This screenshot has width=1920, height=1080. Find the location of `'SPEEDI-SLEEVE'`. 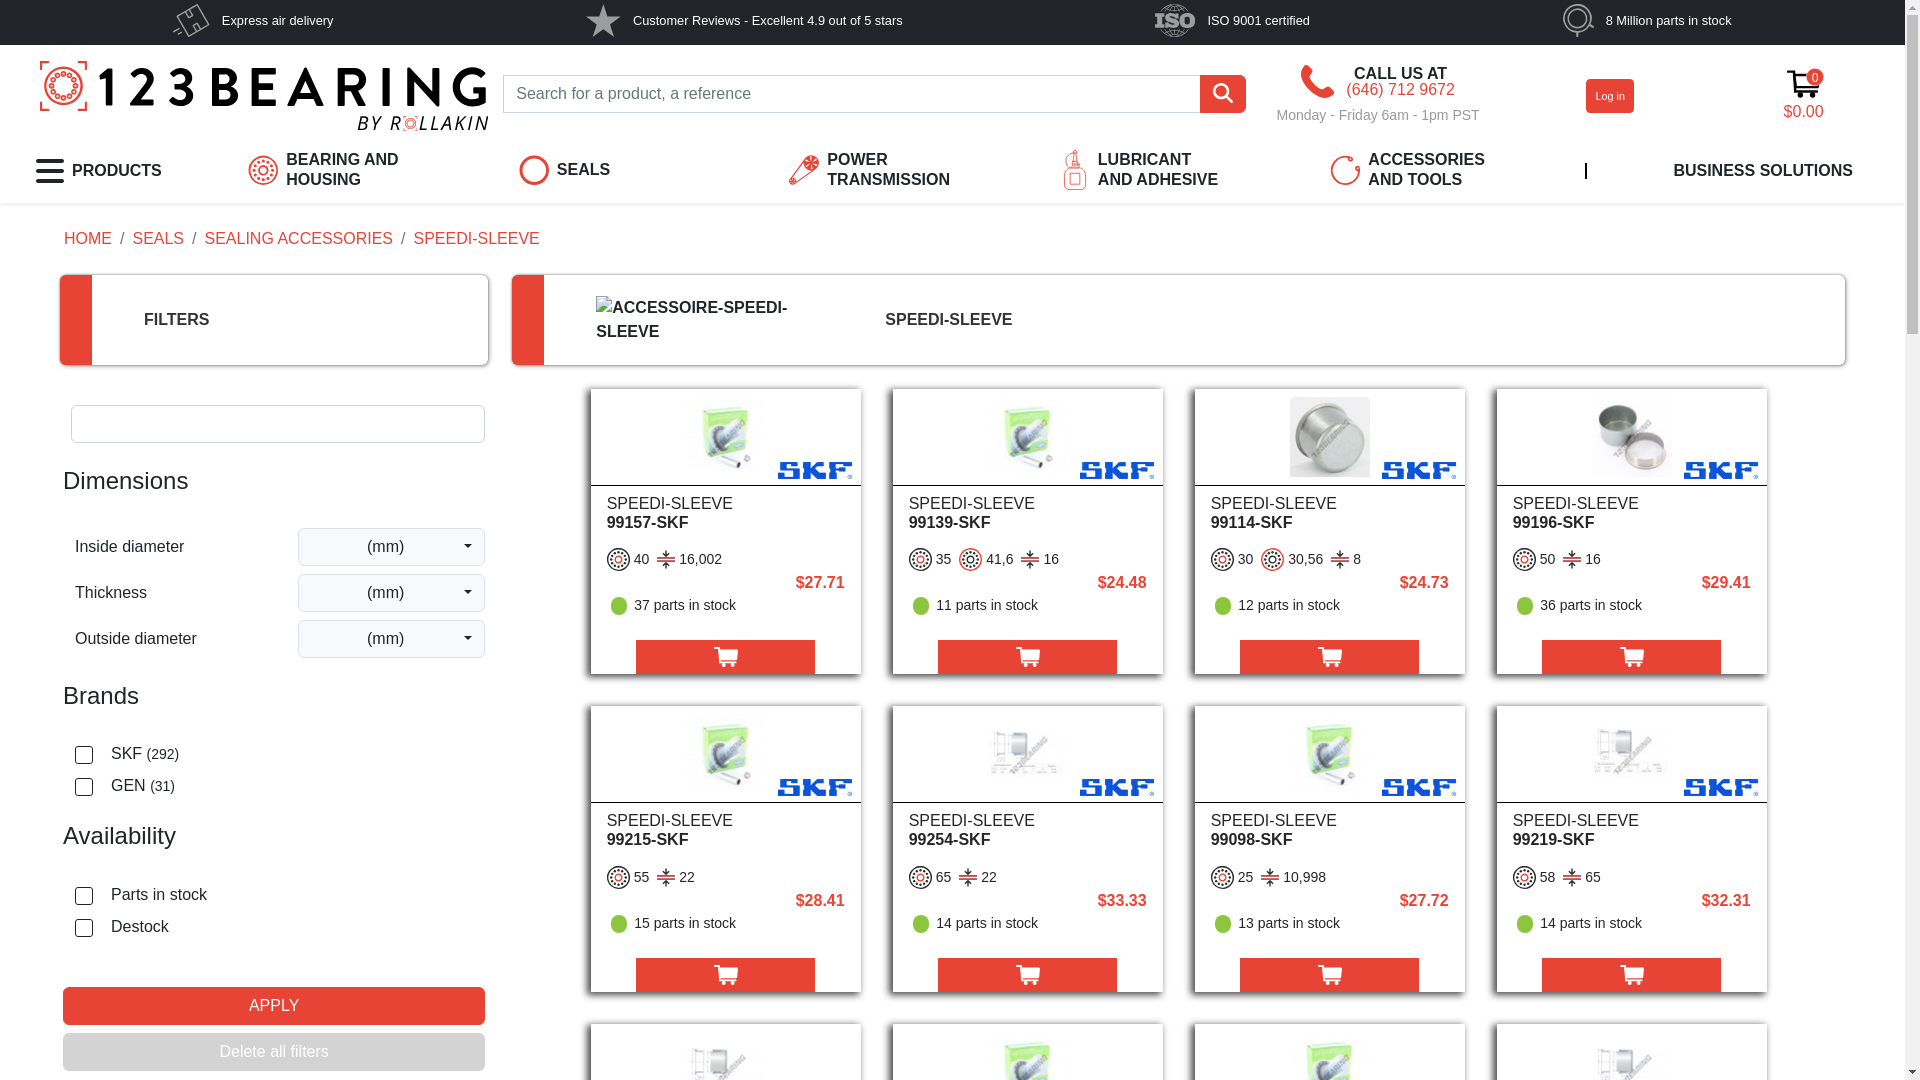

'SPEEDI-SLEEVE' is located at coordinates (474, 237).